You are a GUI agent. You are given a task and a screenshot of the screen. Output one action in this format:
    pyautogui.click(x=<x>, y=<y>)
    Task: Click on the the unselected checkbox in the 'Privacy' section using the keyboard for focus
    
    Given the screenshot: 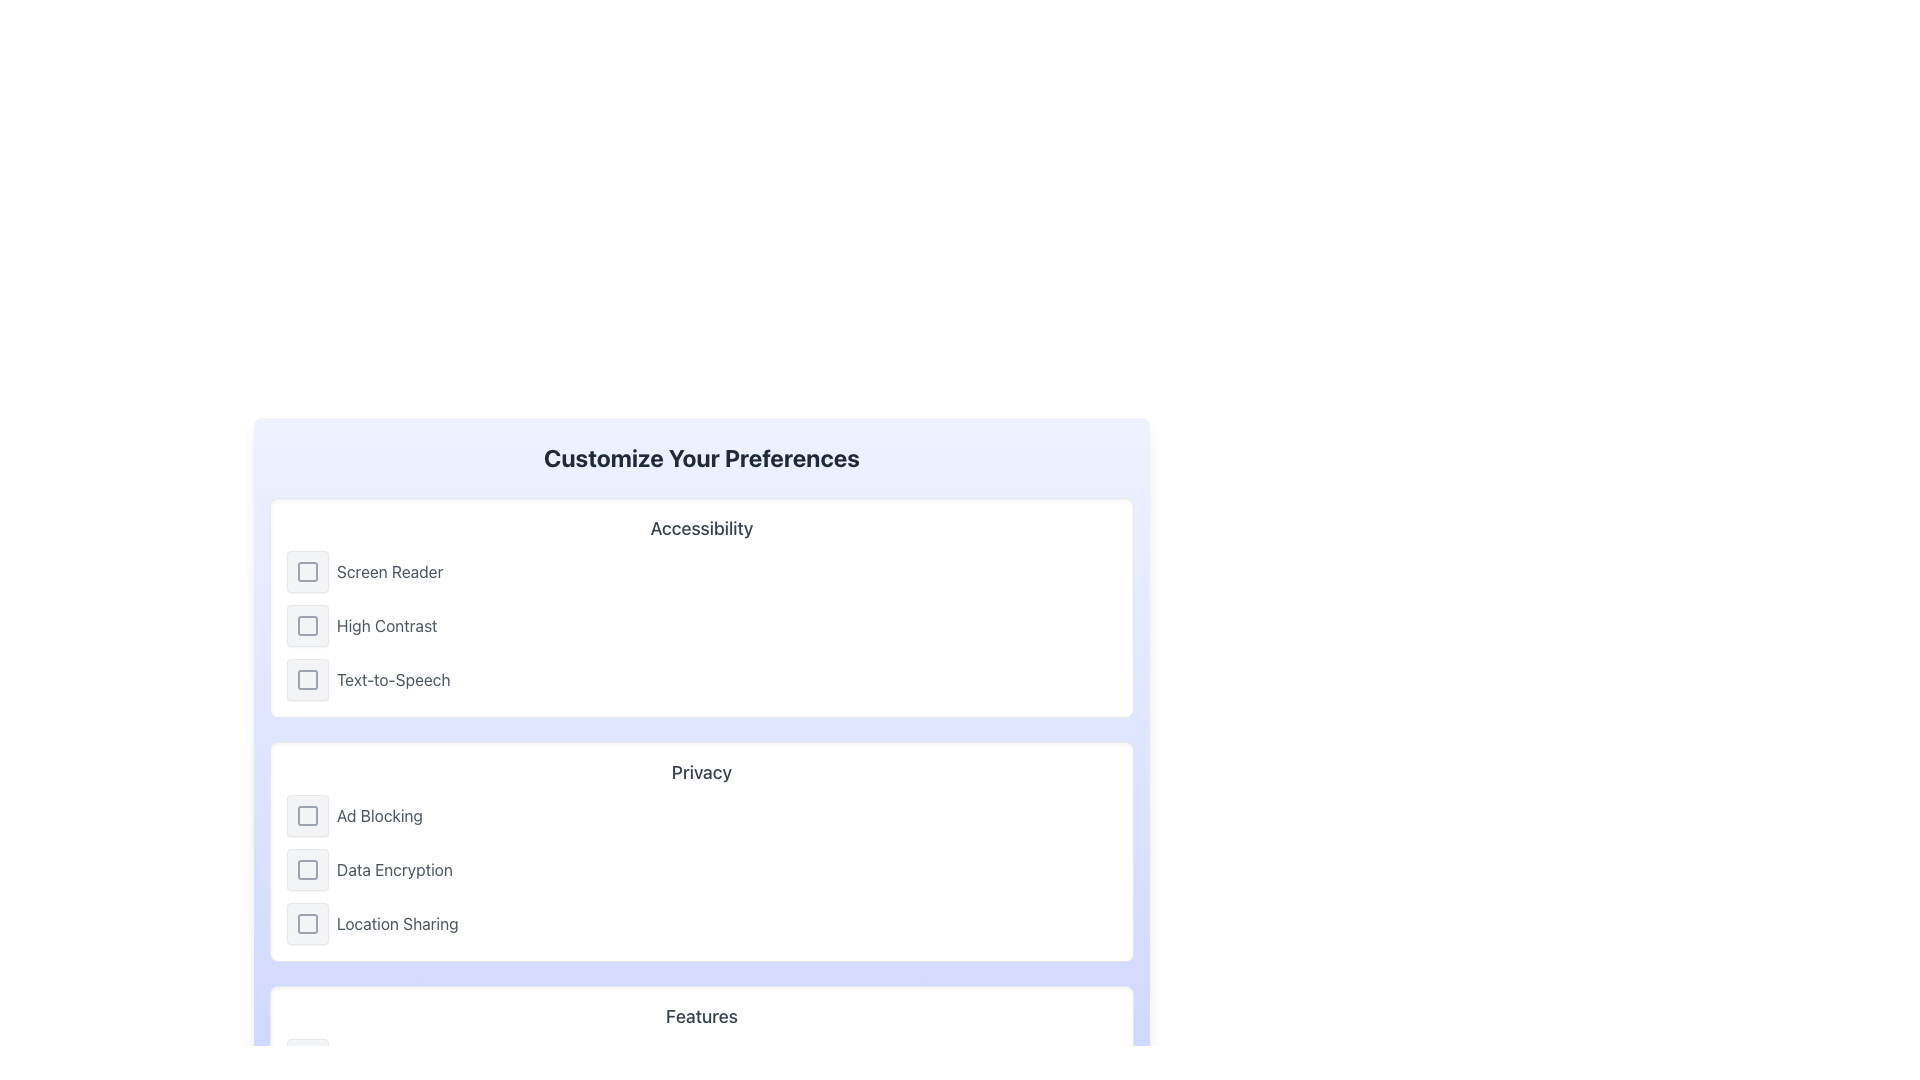 What is the action you would take?
    pyautogui.click(x=306, y=924)
    